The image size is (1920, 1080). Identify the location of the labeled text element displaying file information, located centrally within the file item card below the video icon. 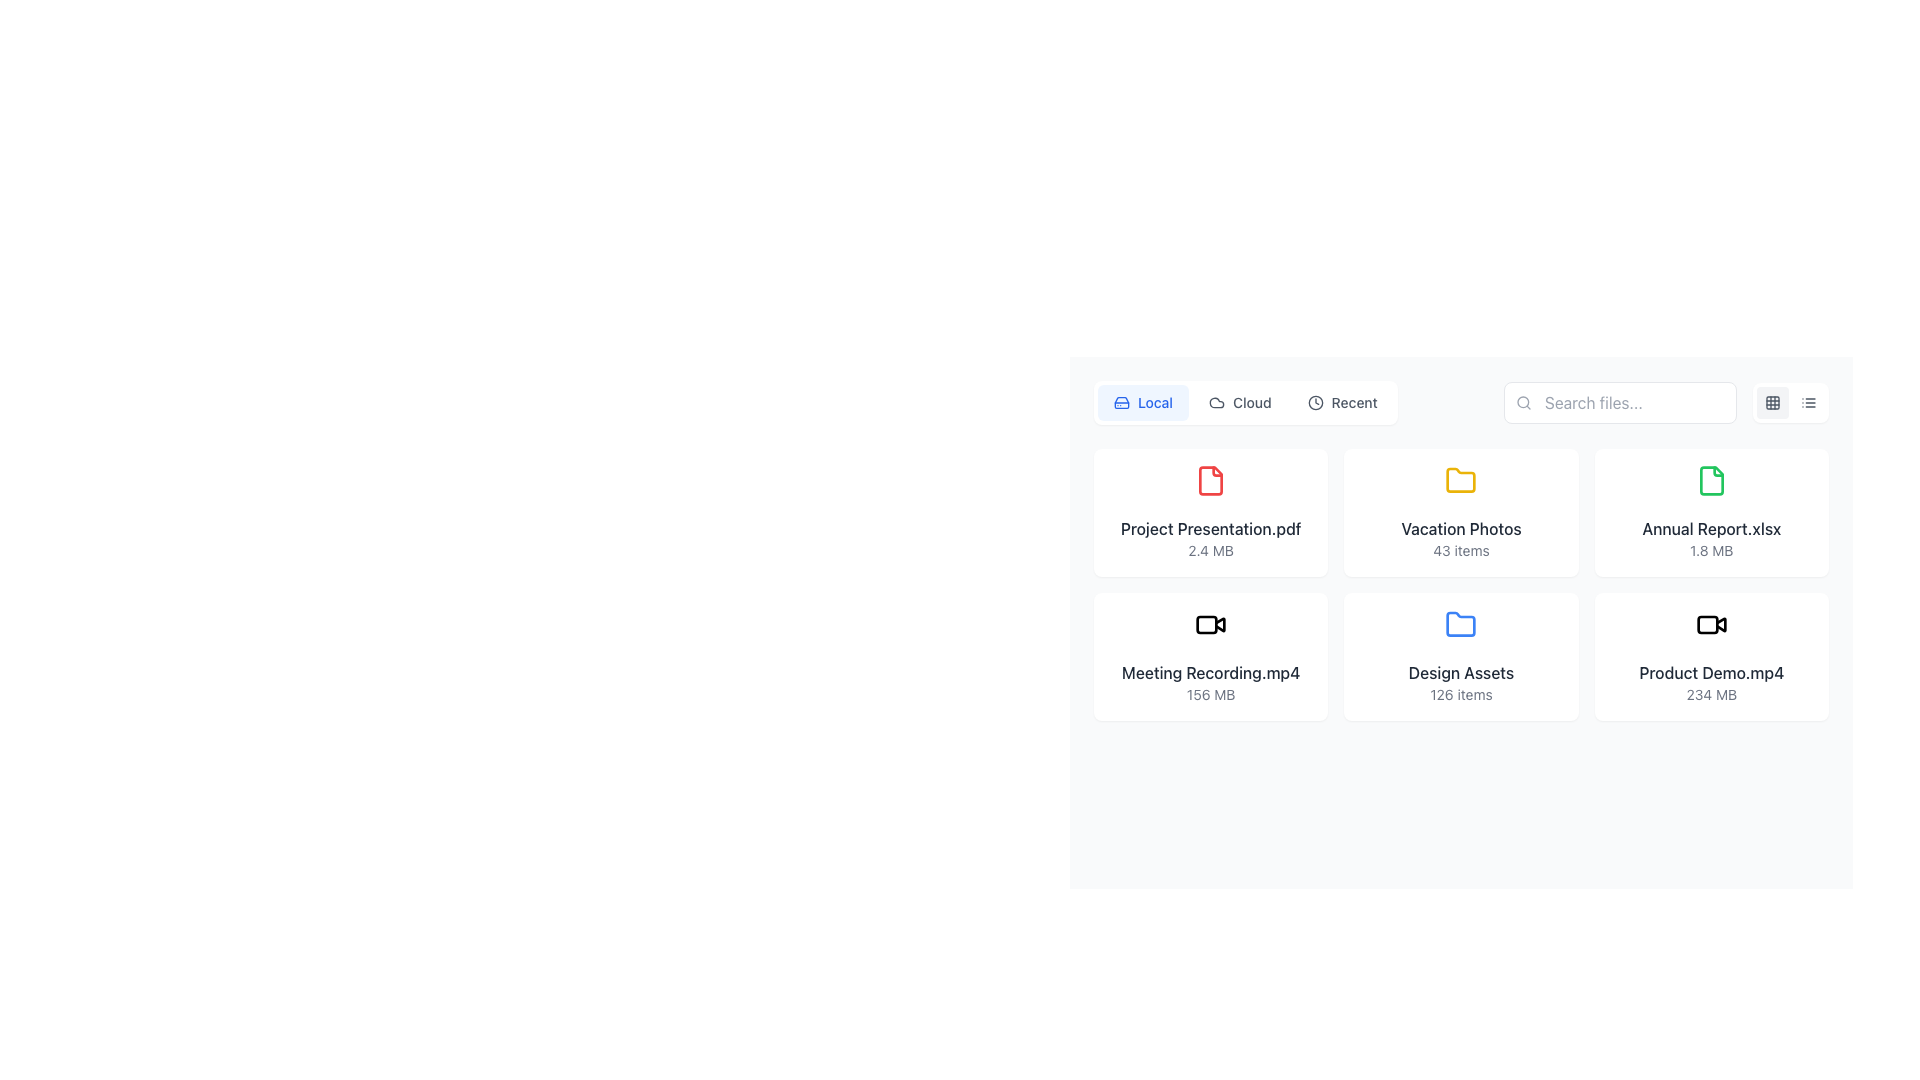
(1210, 681).